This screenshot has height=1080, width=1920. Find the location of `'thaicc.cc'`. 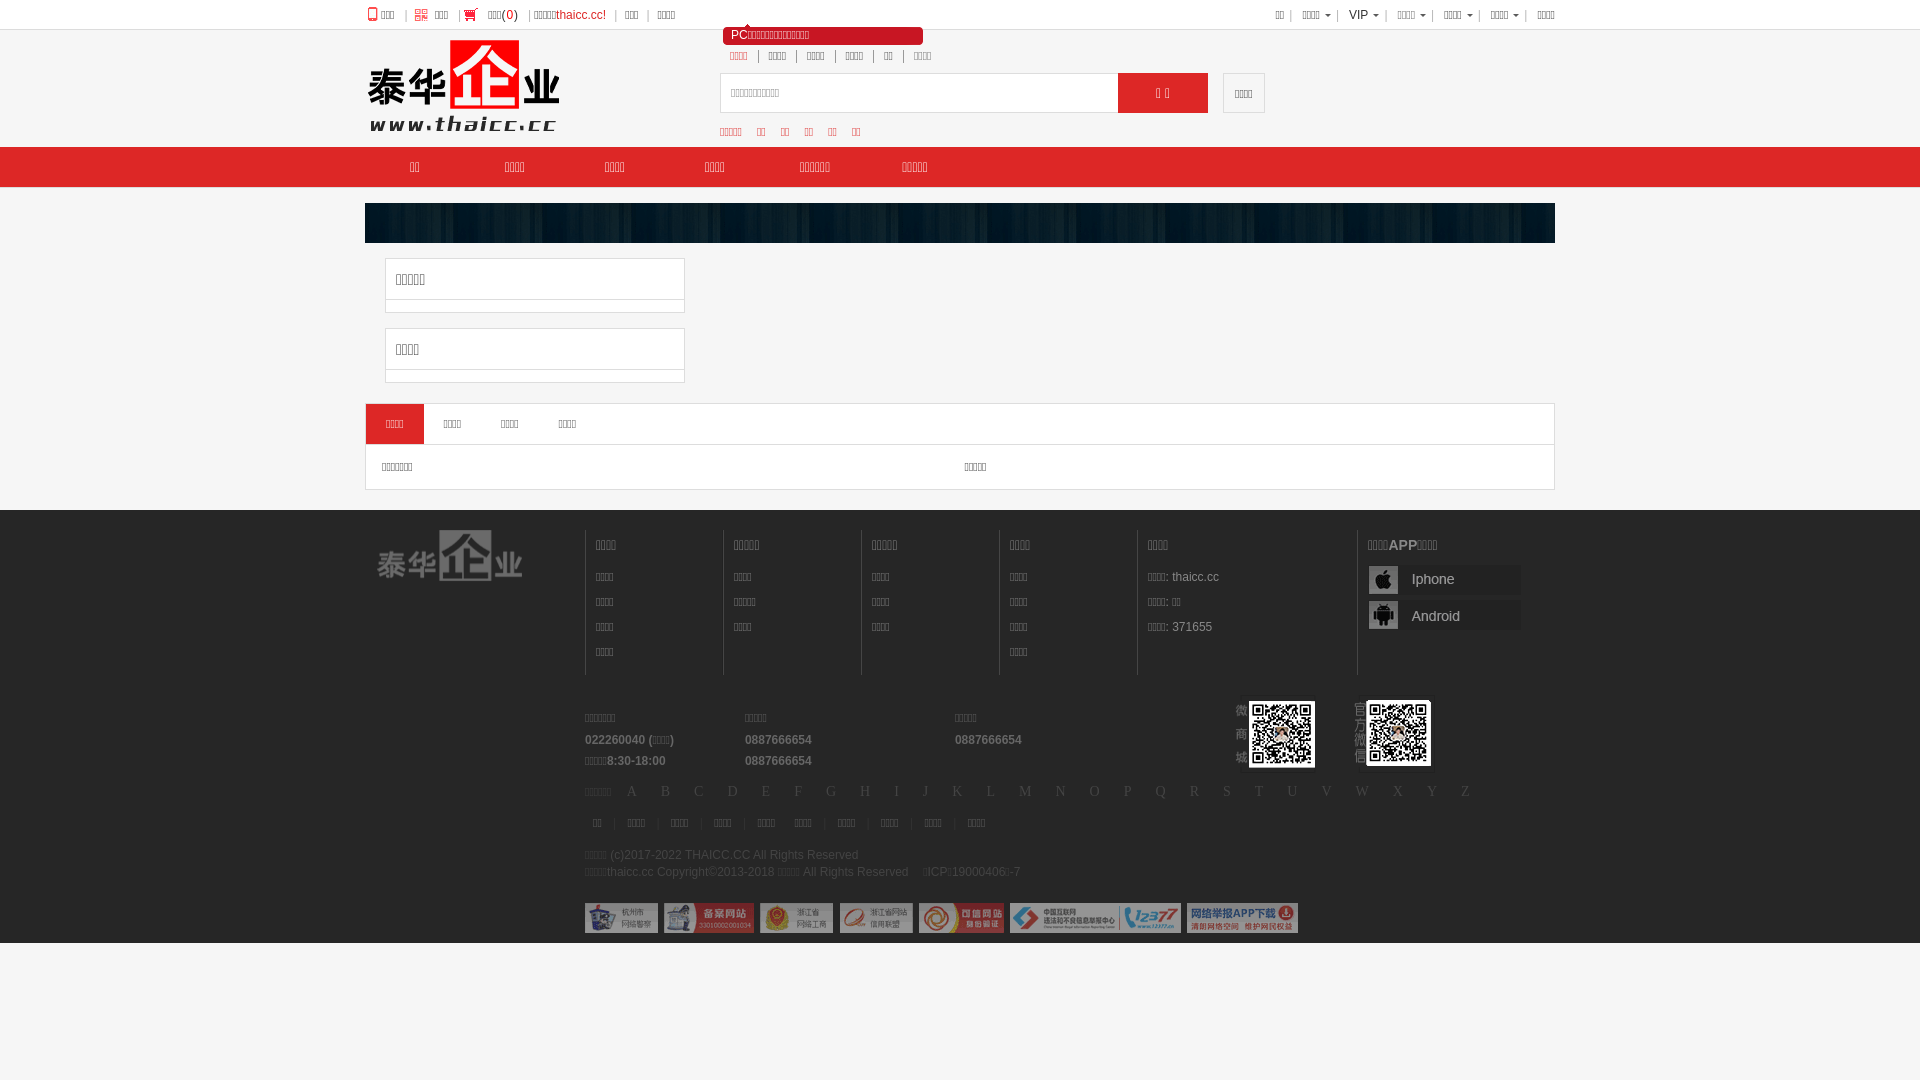

'thaicc.cc' is located at coordinates (1171, 577).